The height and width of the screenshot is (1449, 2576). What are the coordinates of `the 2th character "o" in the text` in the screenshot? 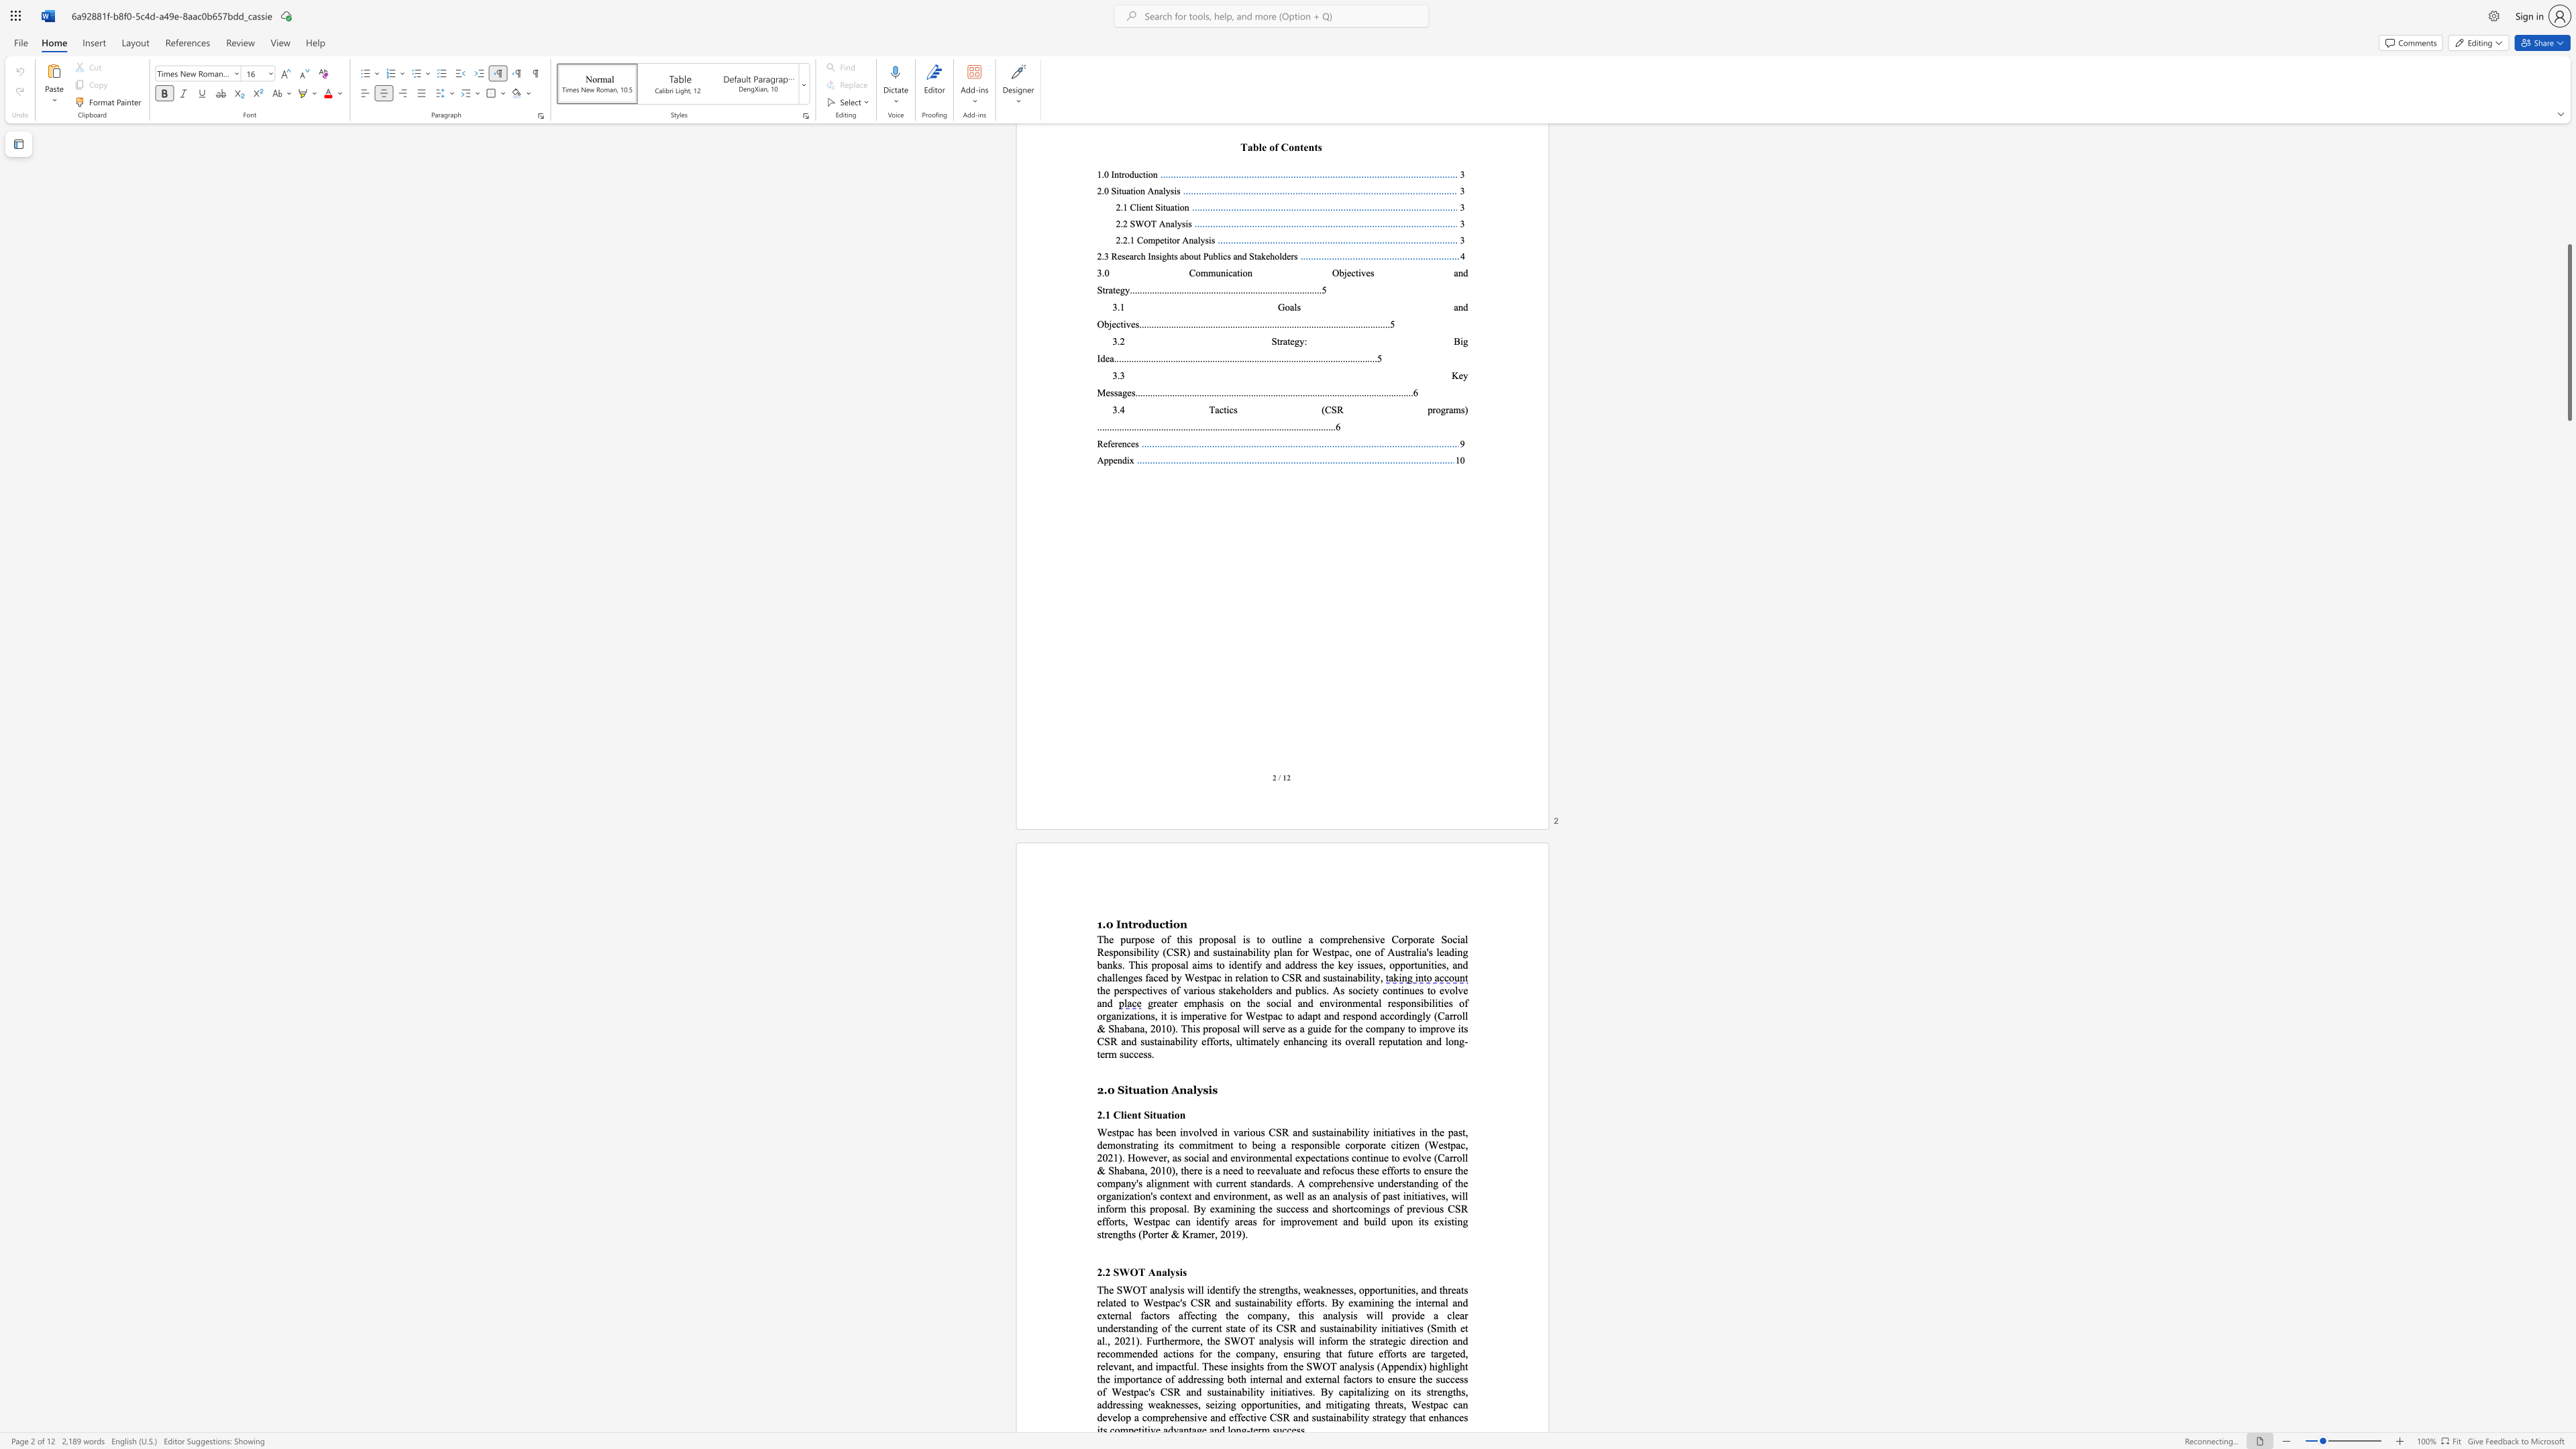 It's located at (1413, 1040).